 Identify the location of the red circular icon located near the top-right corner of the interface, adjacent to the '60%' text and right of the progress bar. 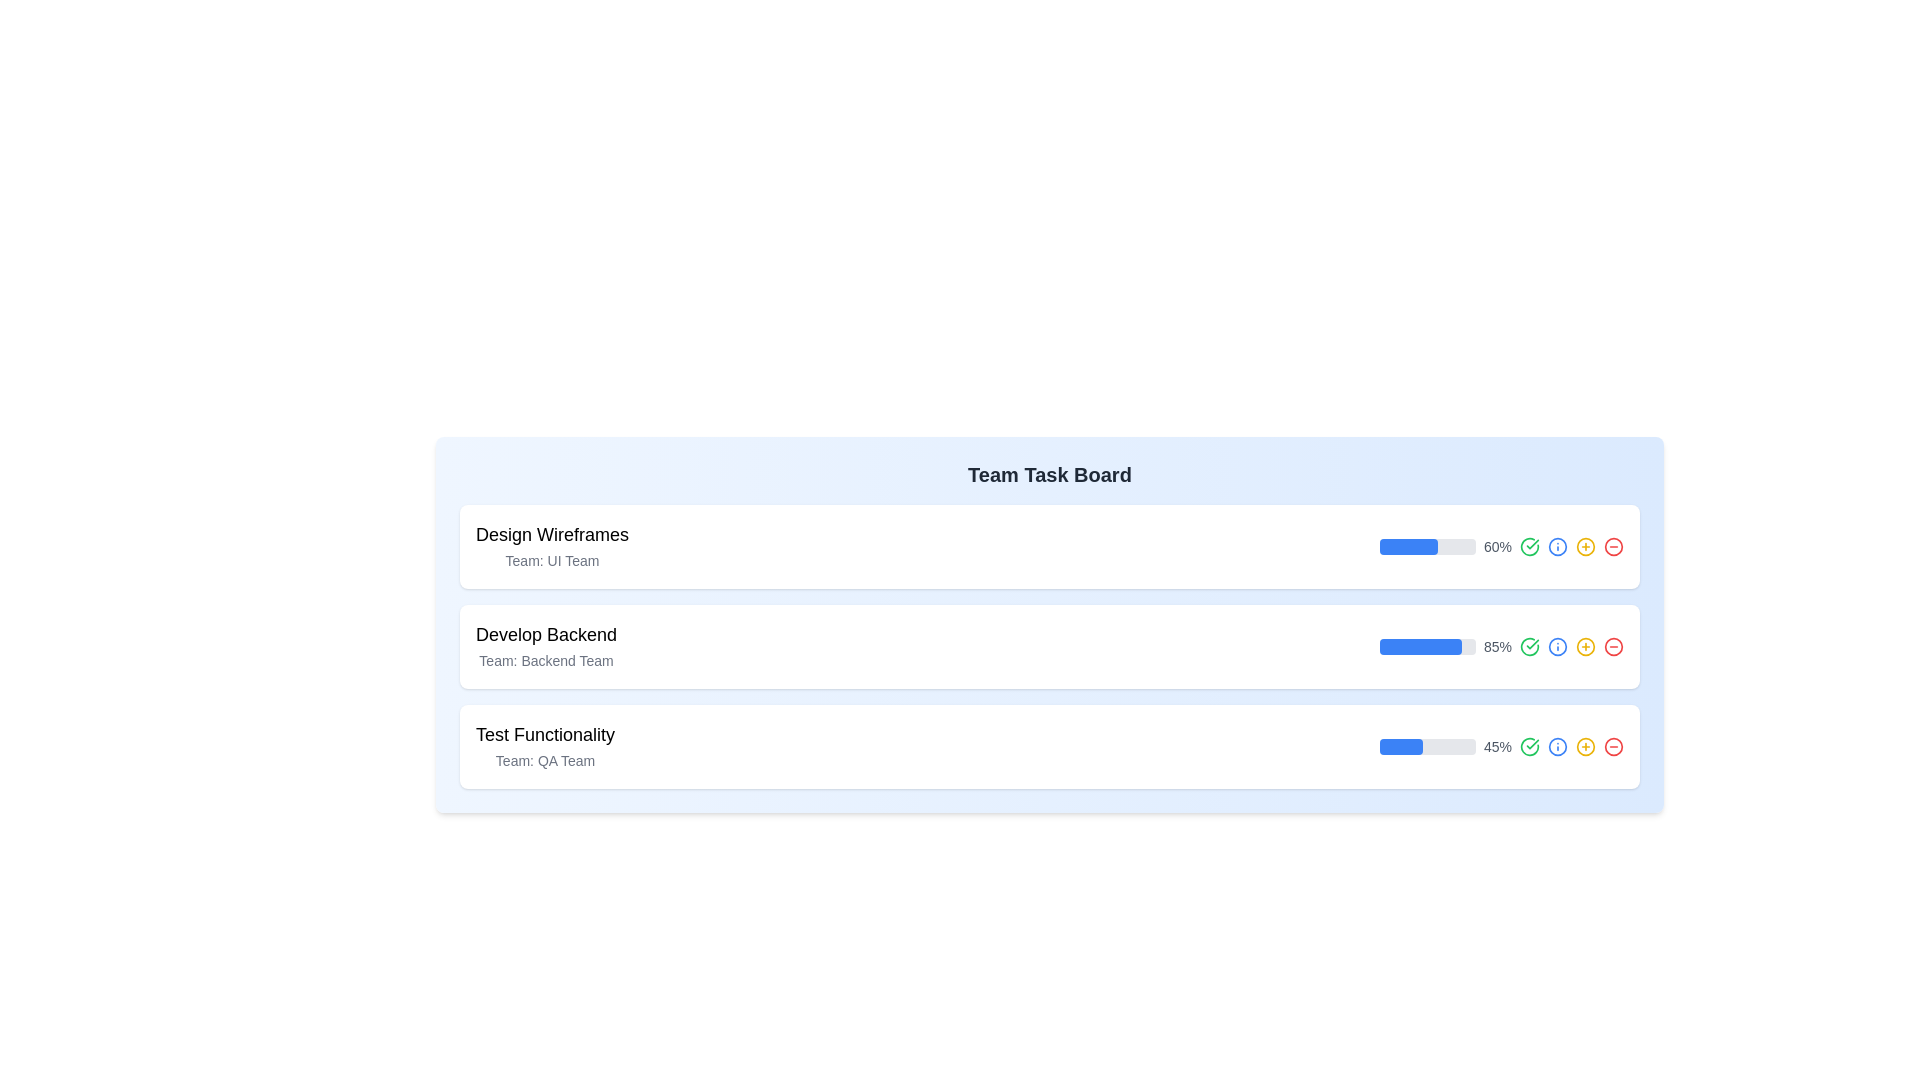
(1613, 547).